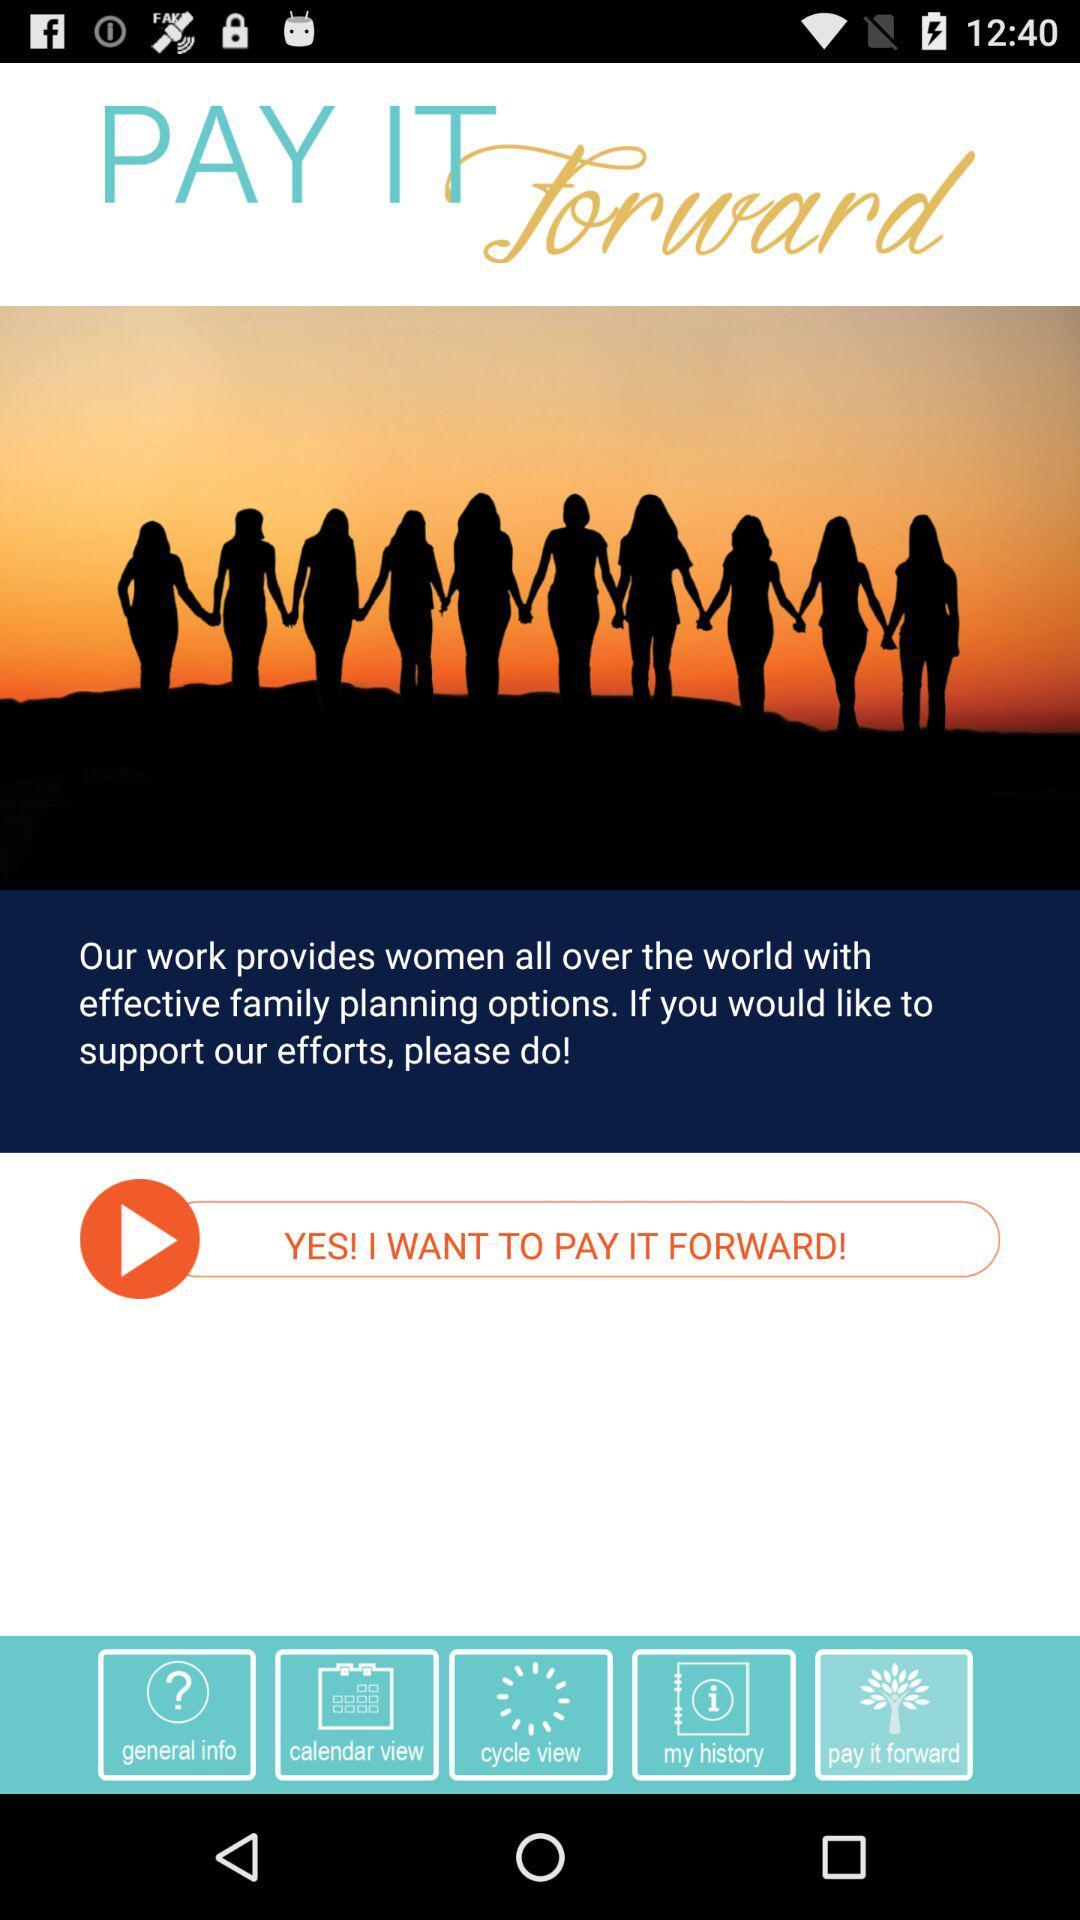 The width and height of the screenshot is (1080, 1920). What do you see at coordinates (356, 1835) in the screenshot?
I see `the date_range icon` at bounding box center [356, 1835].